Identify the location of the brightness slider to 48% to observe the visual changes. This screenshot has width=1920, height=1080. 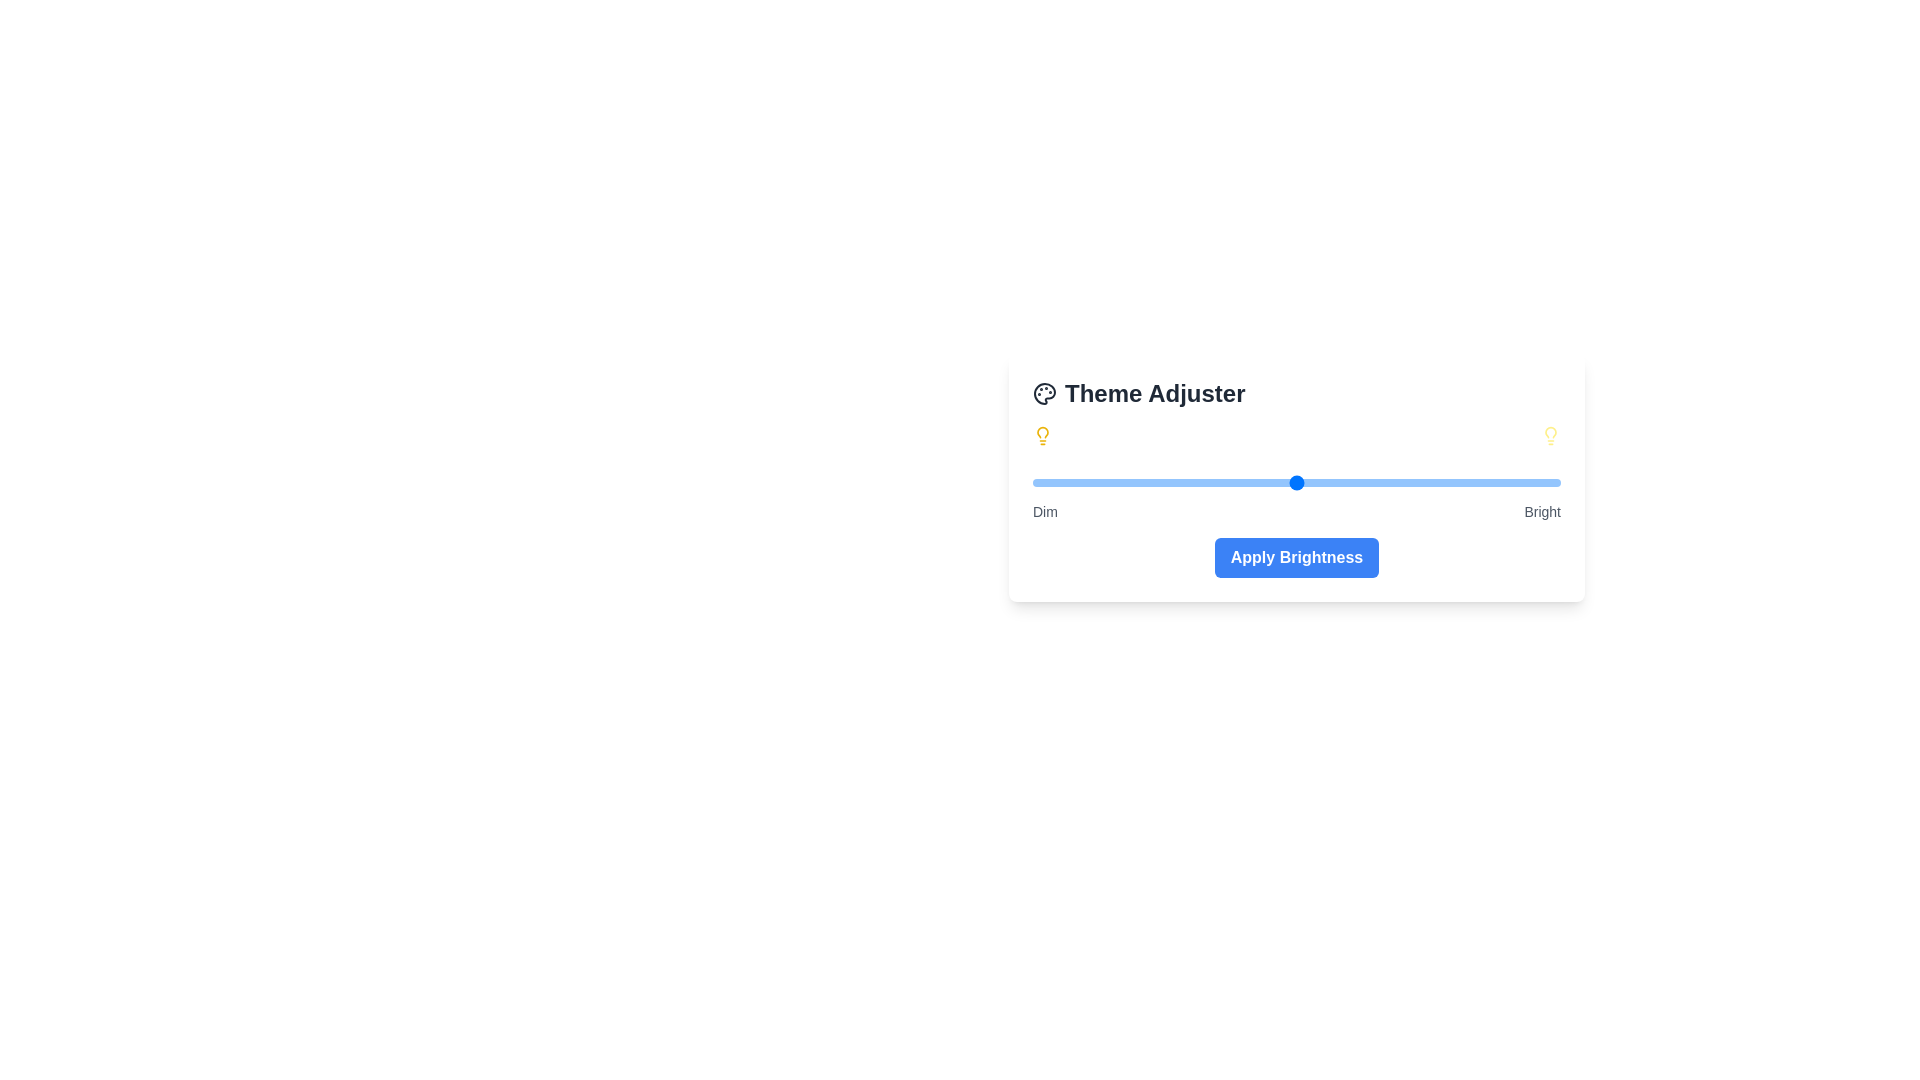
(1286, 482).